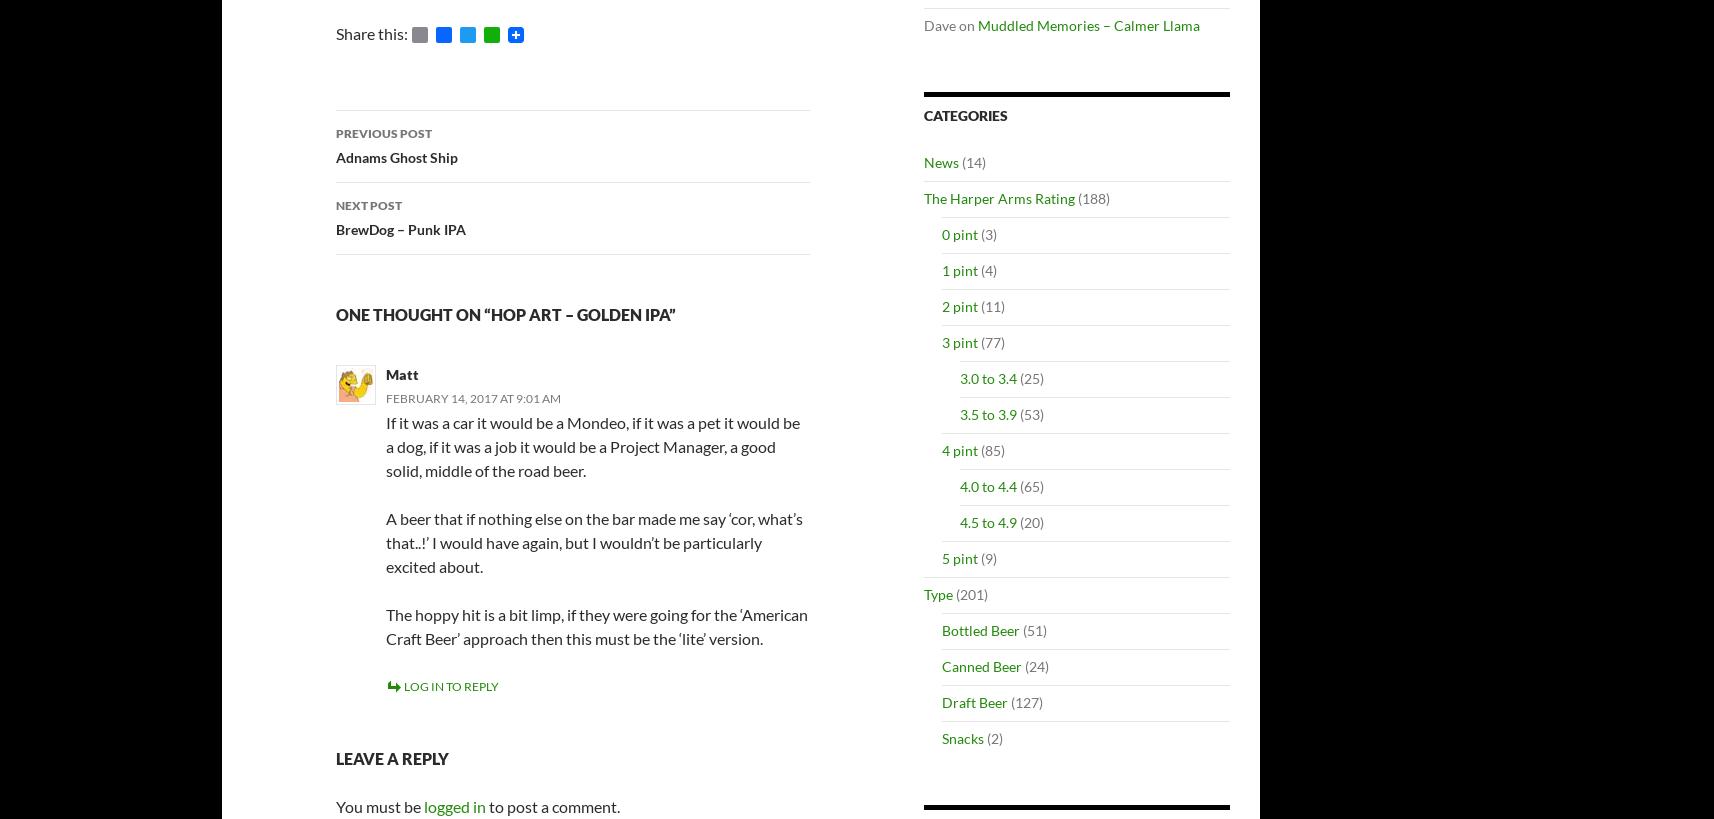  What do you see at coordinates (959, 306) in the screenshot?
I see `'2 pint'` at bounding box center [959, 306].